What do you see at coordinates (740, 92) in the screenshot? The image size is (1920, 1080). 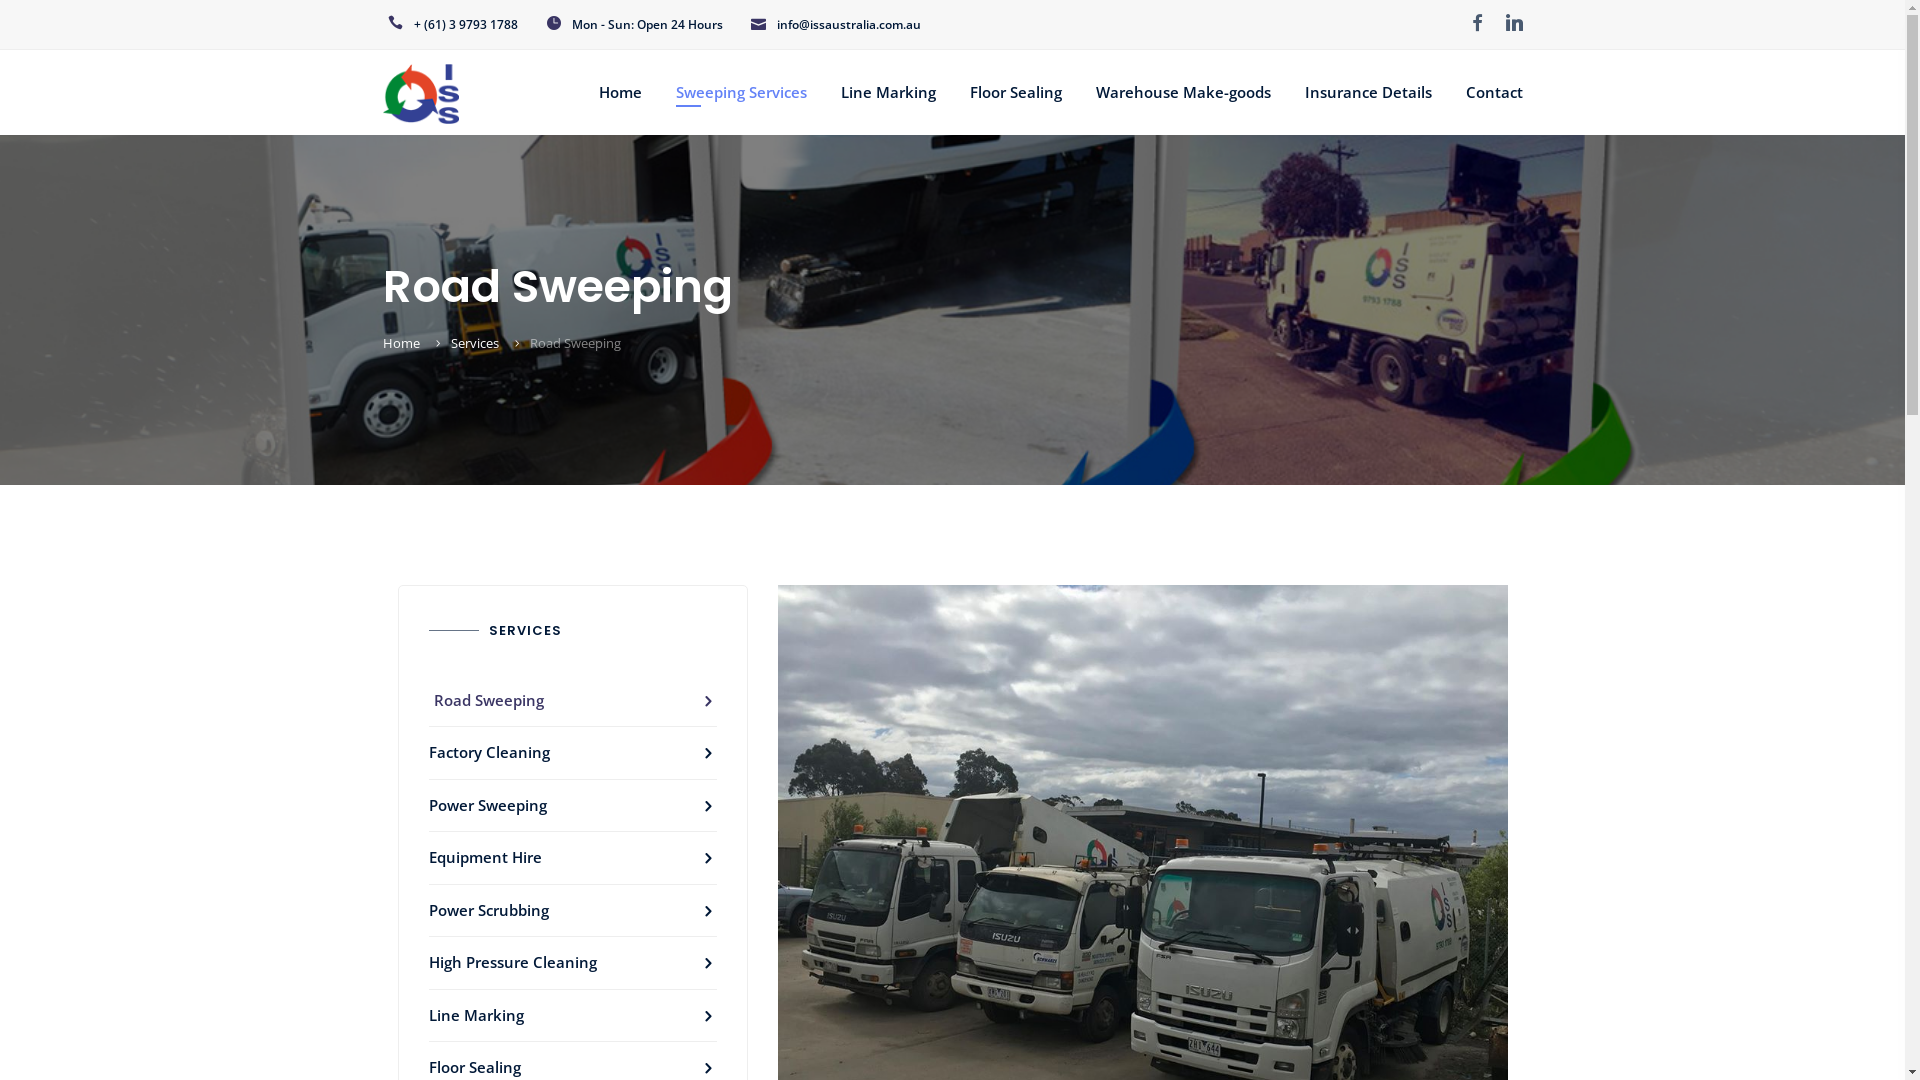 I see `'Sweeping Services'` at bounding box center [740, 92].